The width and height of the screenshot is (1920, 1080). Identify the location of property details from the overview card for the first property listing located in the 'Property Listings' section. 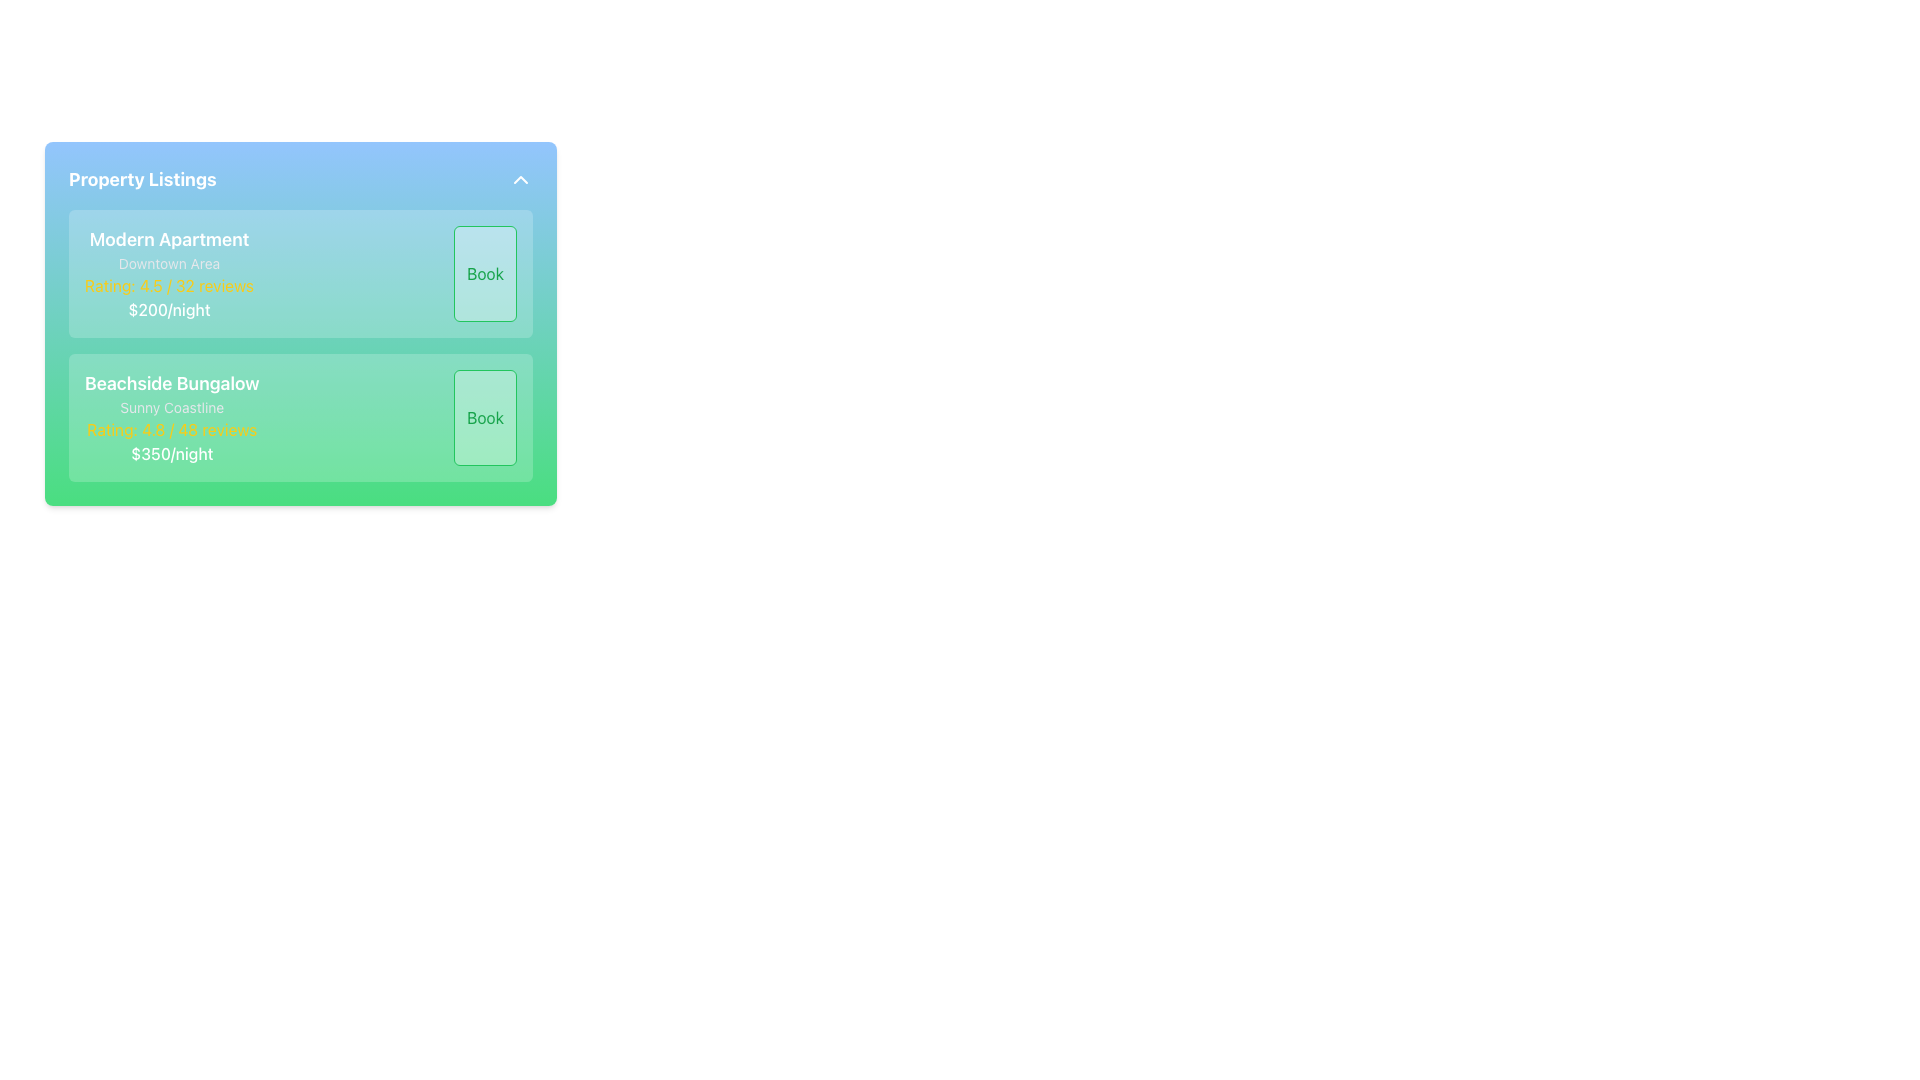
(300, 273).